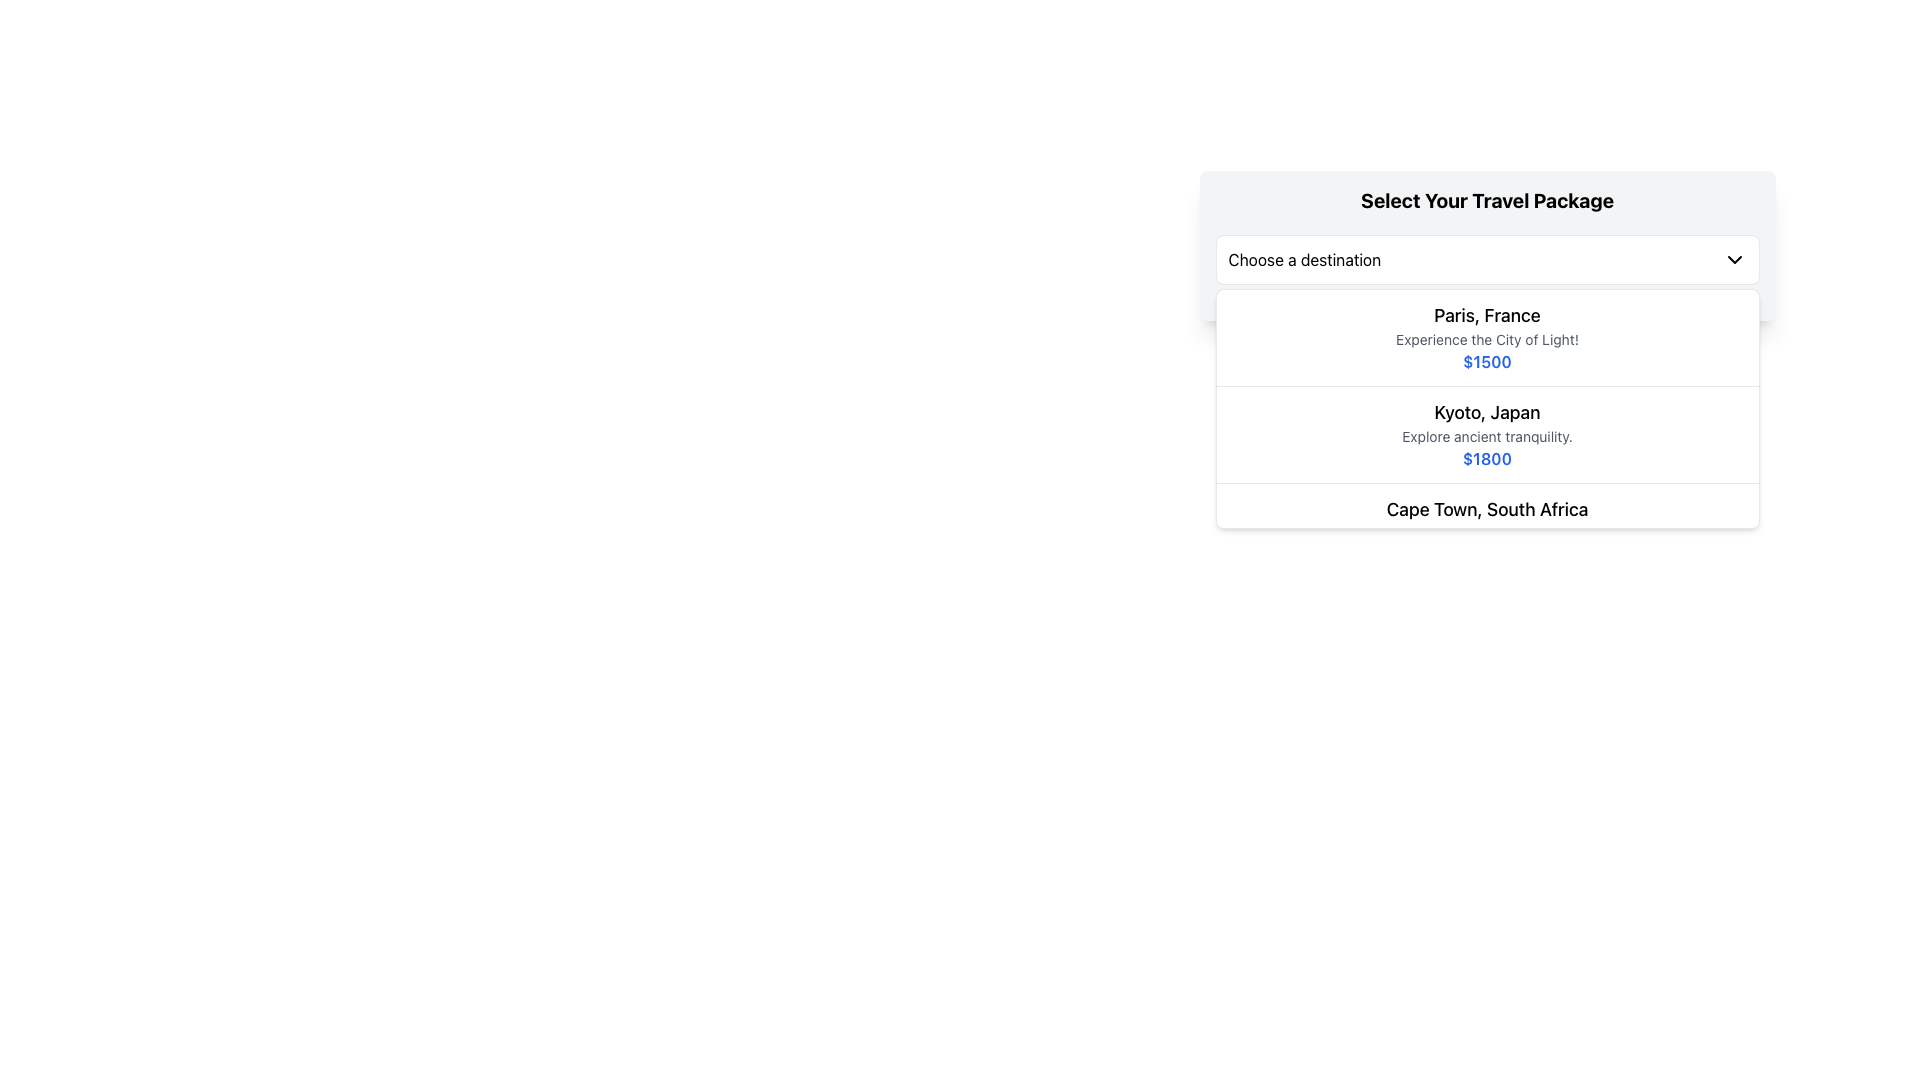  What do you see at coordinates (1487, 315) in the screenshot?
I see `the text element that serves as the label for the travel destination, Paris, France, which is positioned at the top of the travel package selection list` at bounding box center [1487, 315].